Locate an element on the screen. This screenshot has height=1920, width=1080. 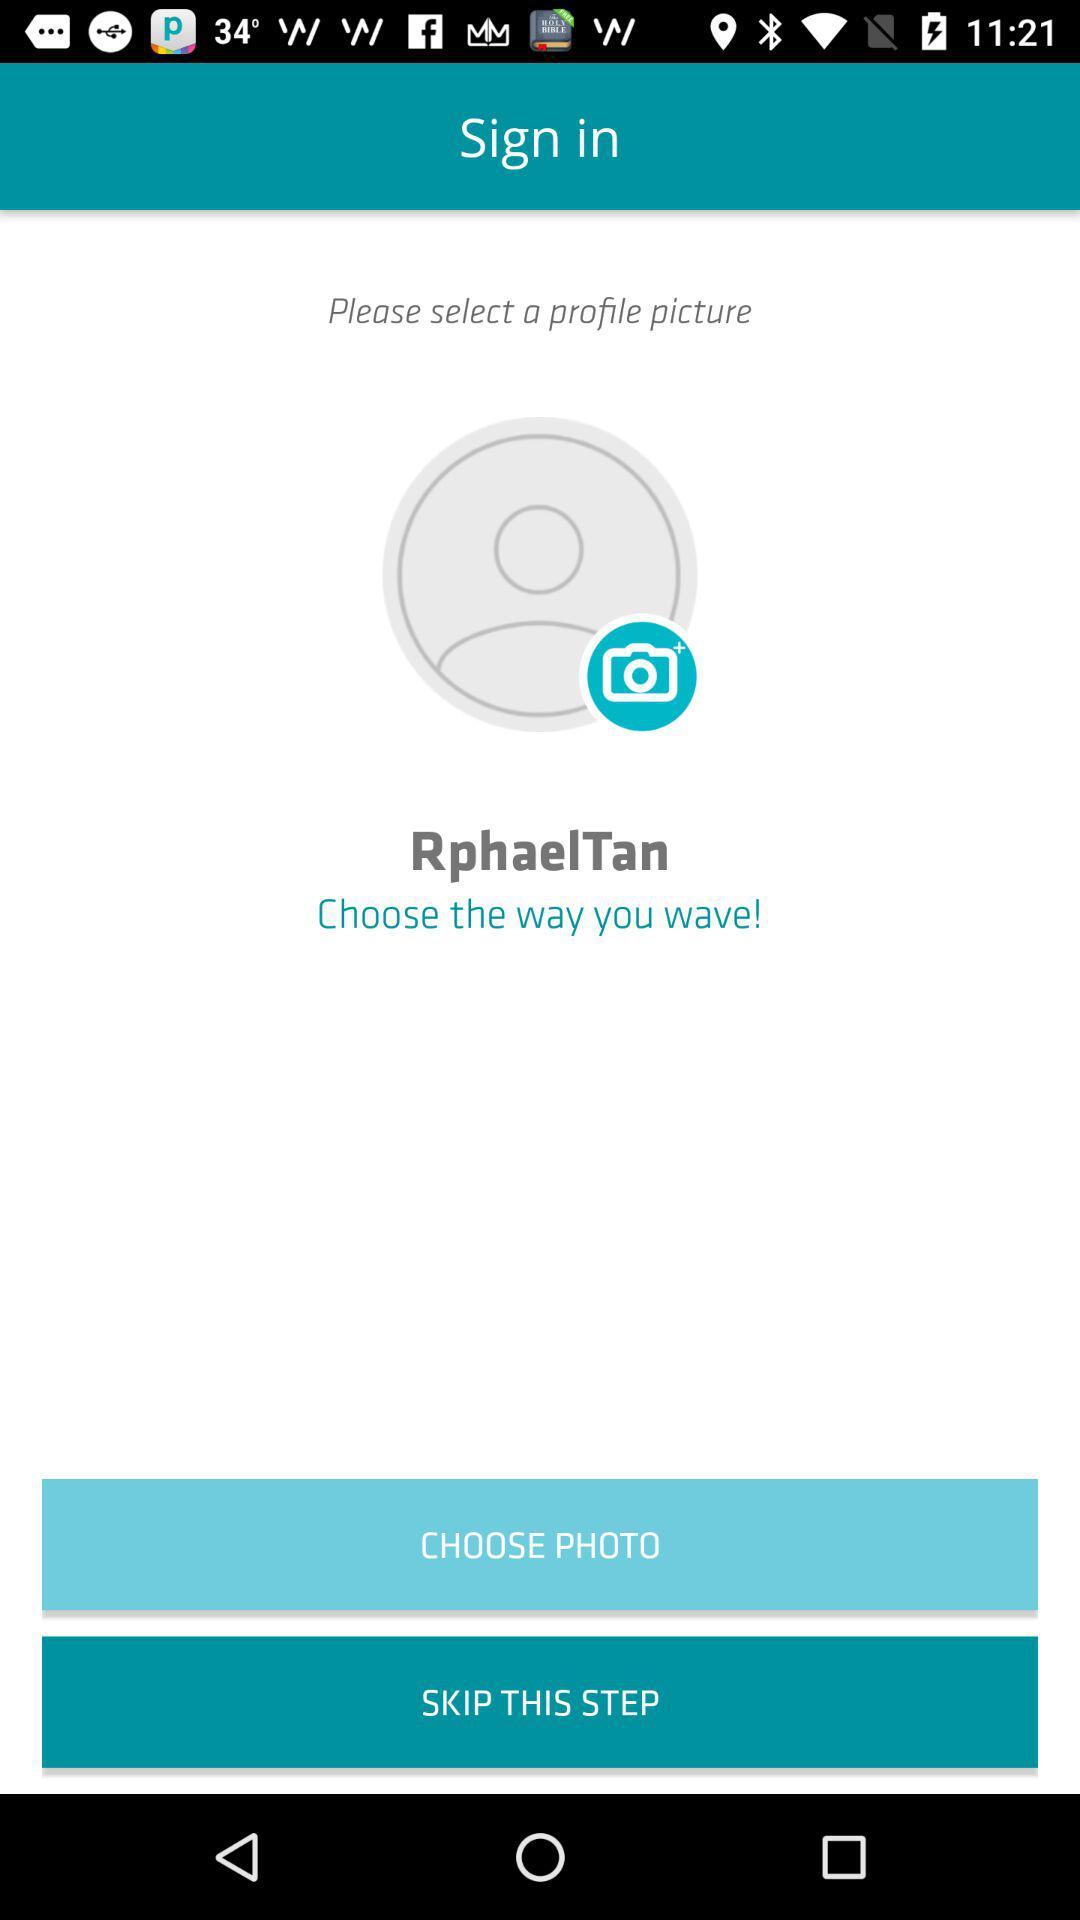
choose photo item is located at coordinates (540, 1543).